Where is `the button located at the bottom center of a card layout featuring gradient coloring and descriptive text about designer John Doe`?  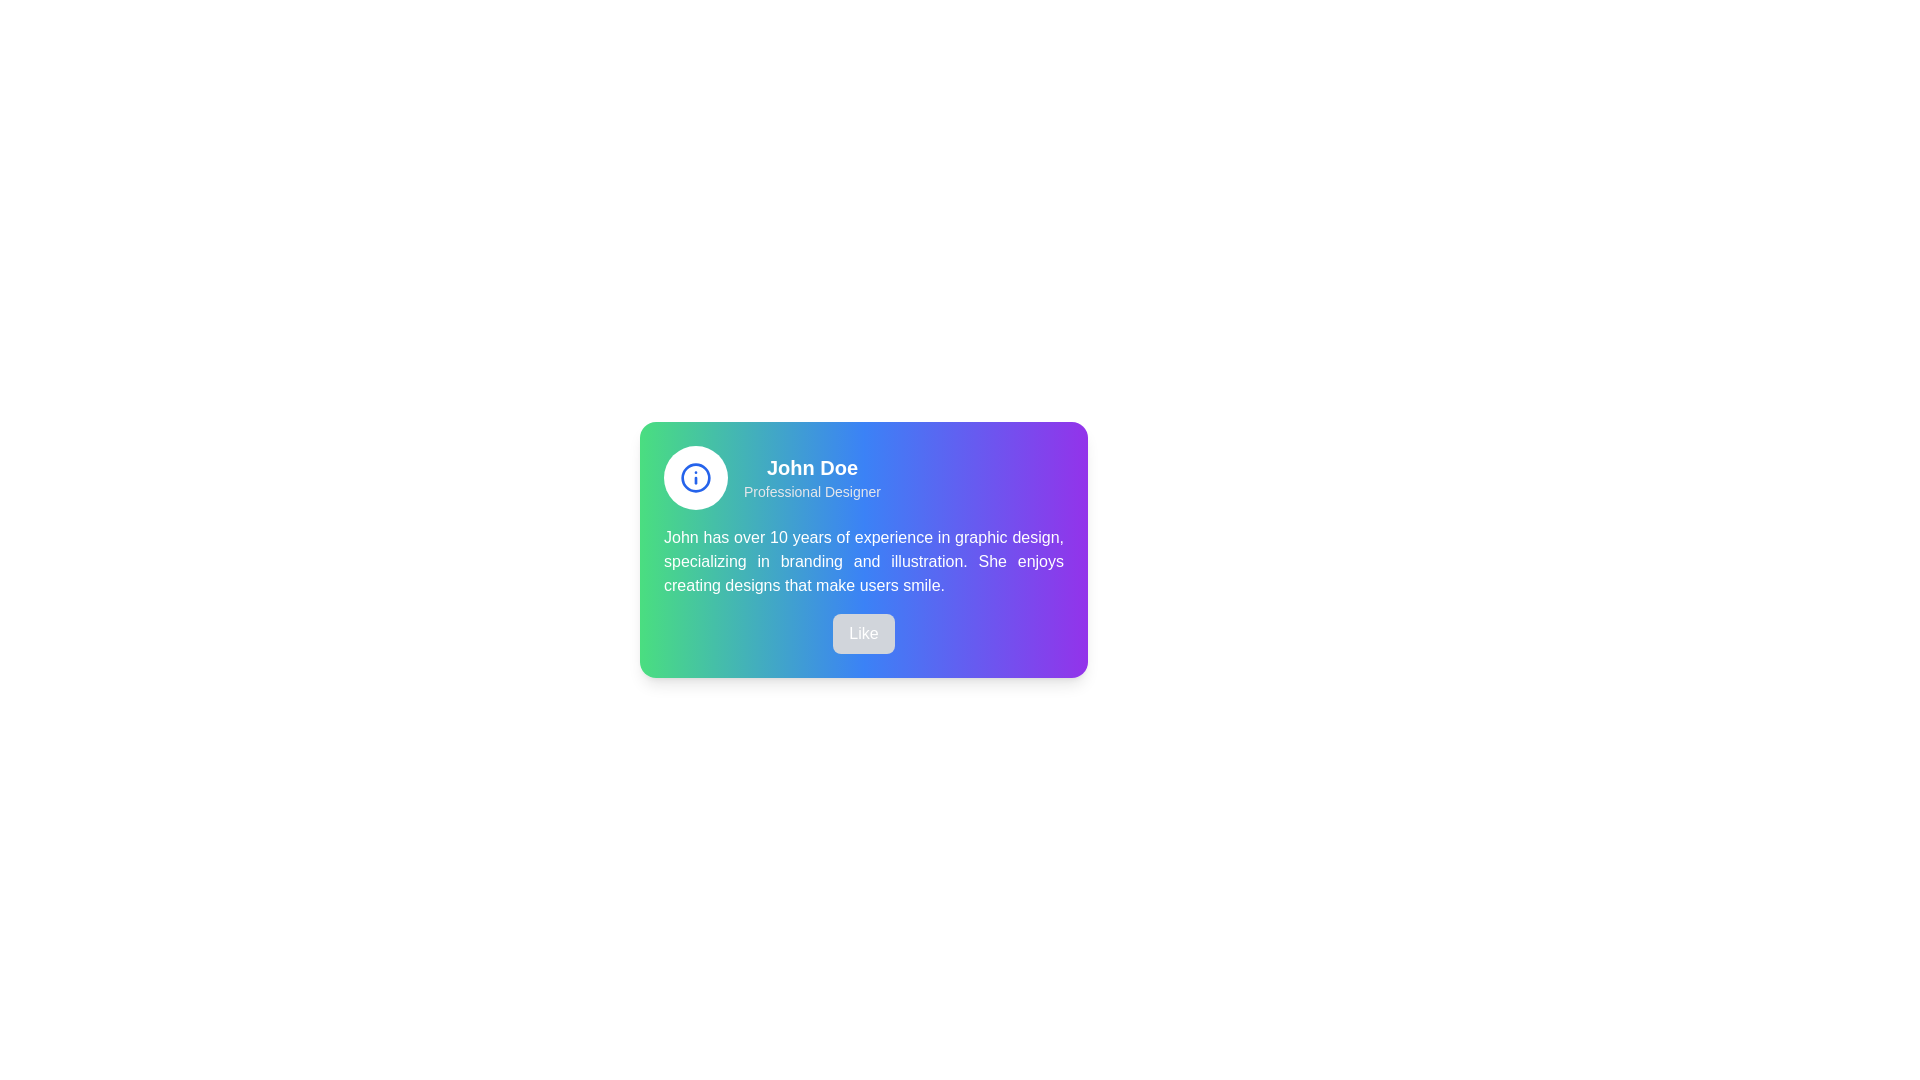 the button located at the bottom center of a card layout featuring gradient coloring and descriptive text about designer John Doe is located at coordinates (864, 633).